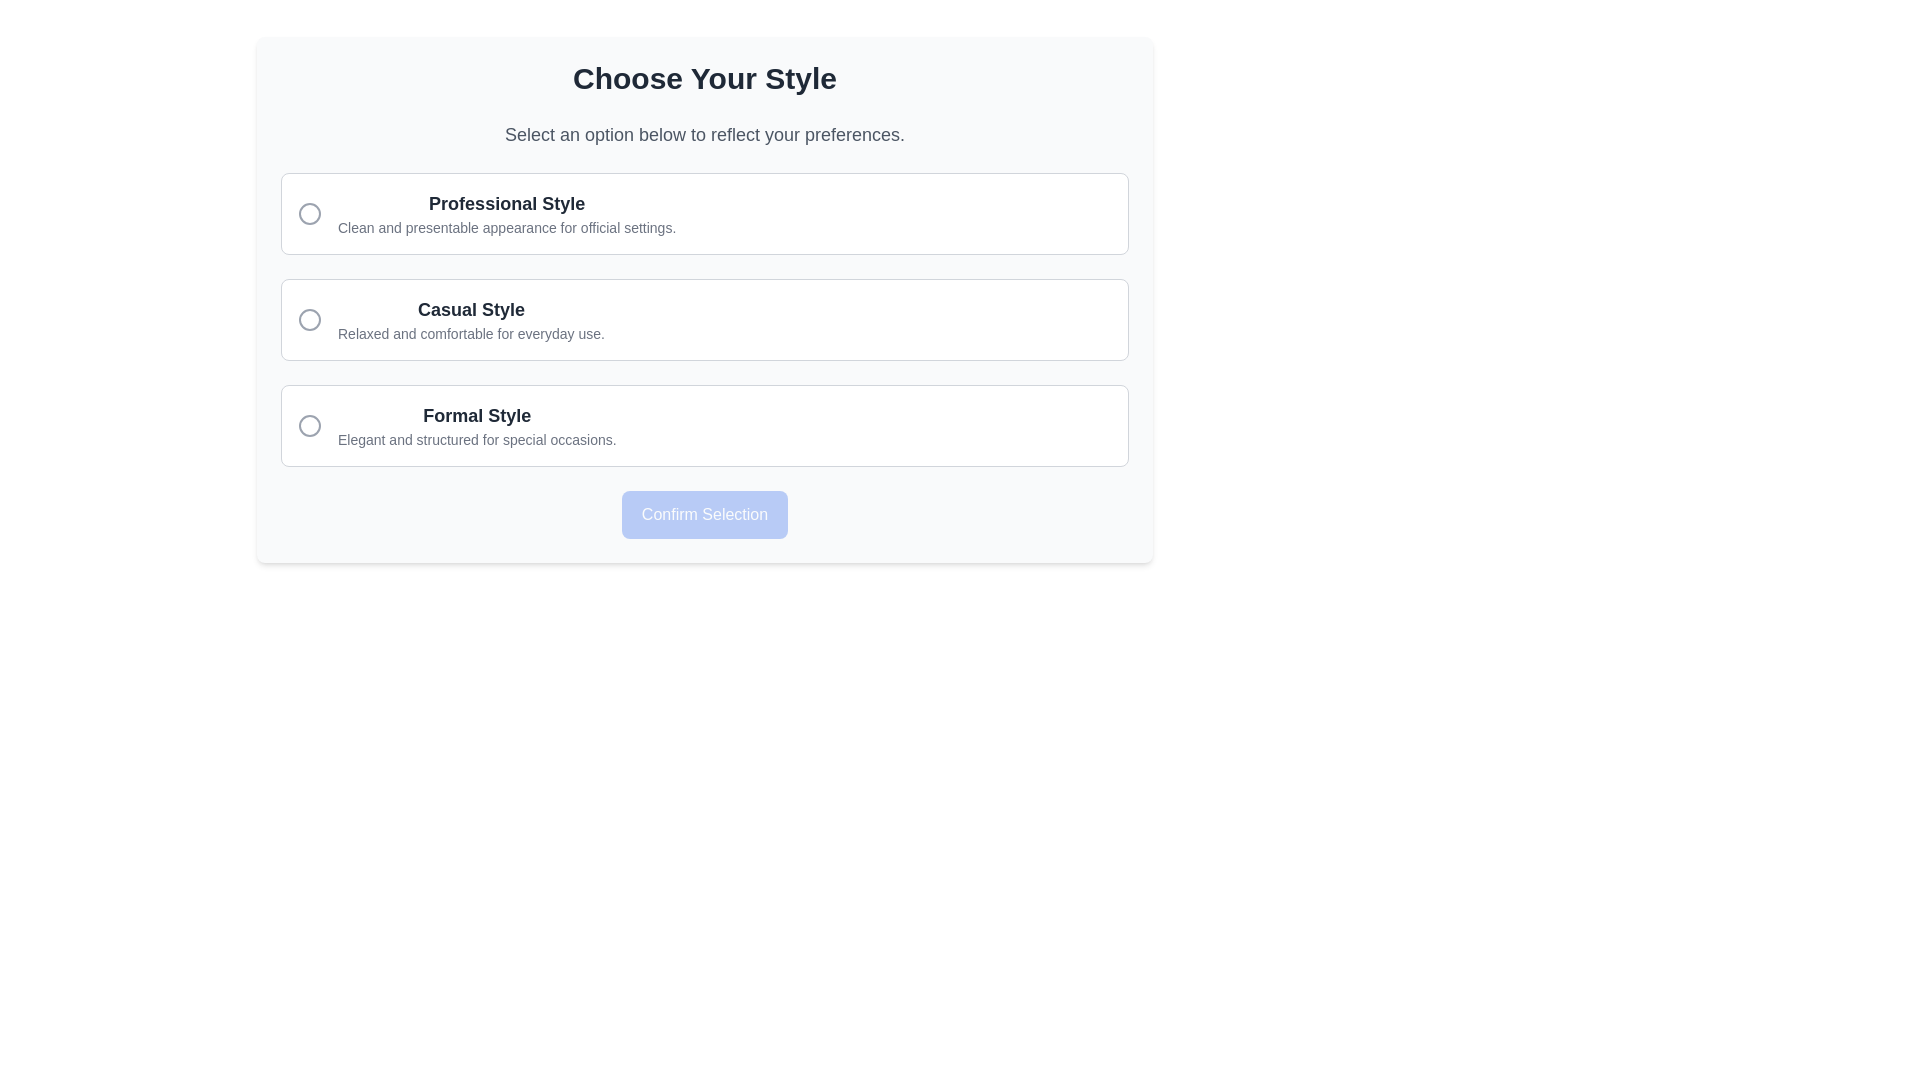 This screenshot has height=1080, width=1920. What do you see at coordinates (705, 135) in the screenshot?
I see `the text label that reads 'Select an option below to reflect your preferences.' which is located below the title 'Choose Your Style'` at bounding box center [705, 135].